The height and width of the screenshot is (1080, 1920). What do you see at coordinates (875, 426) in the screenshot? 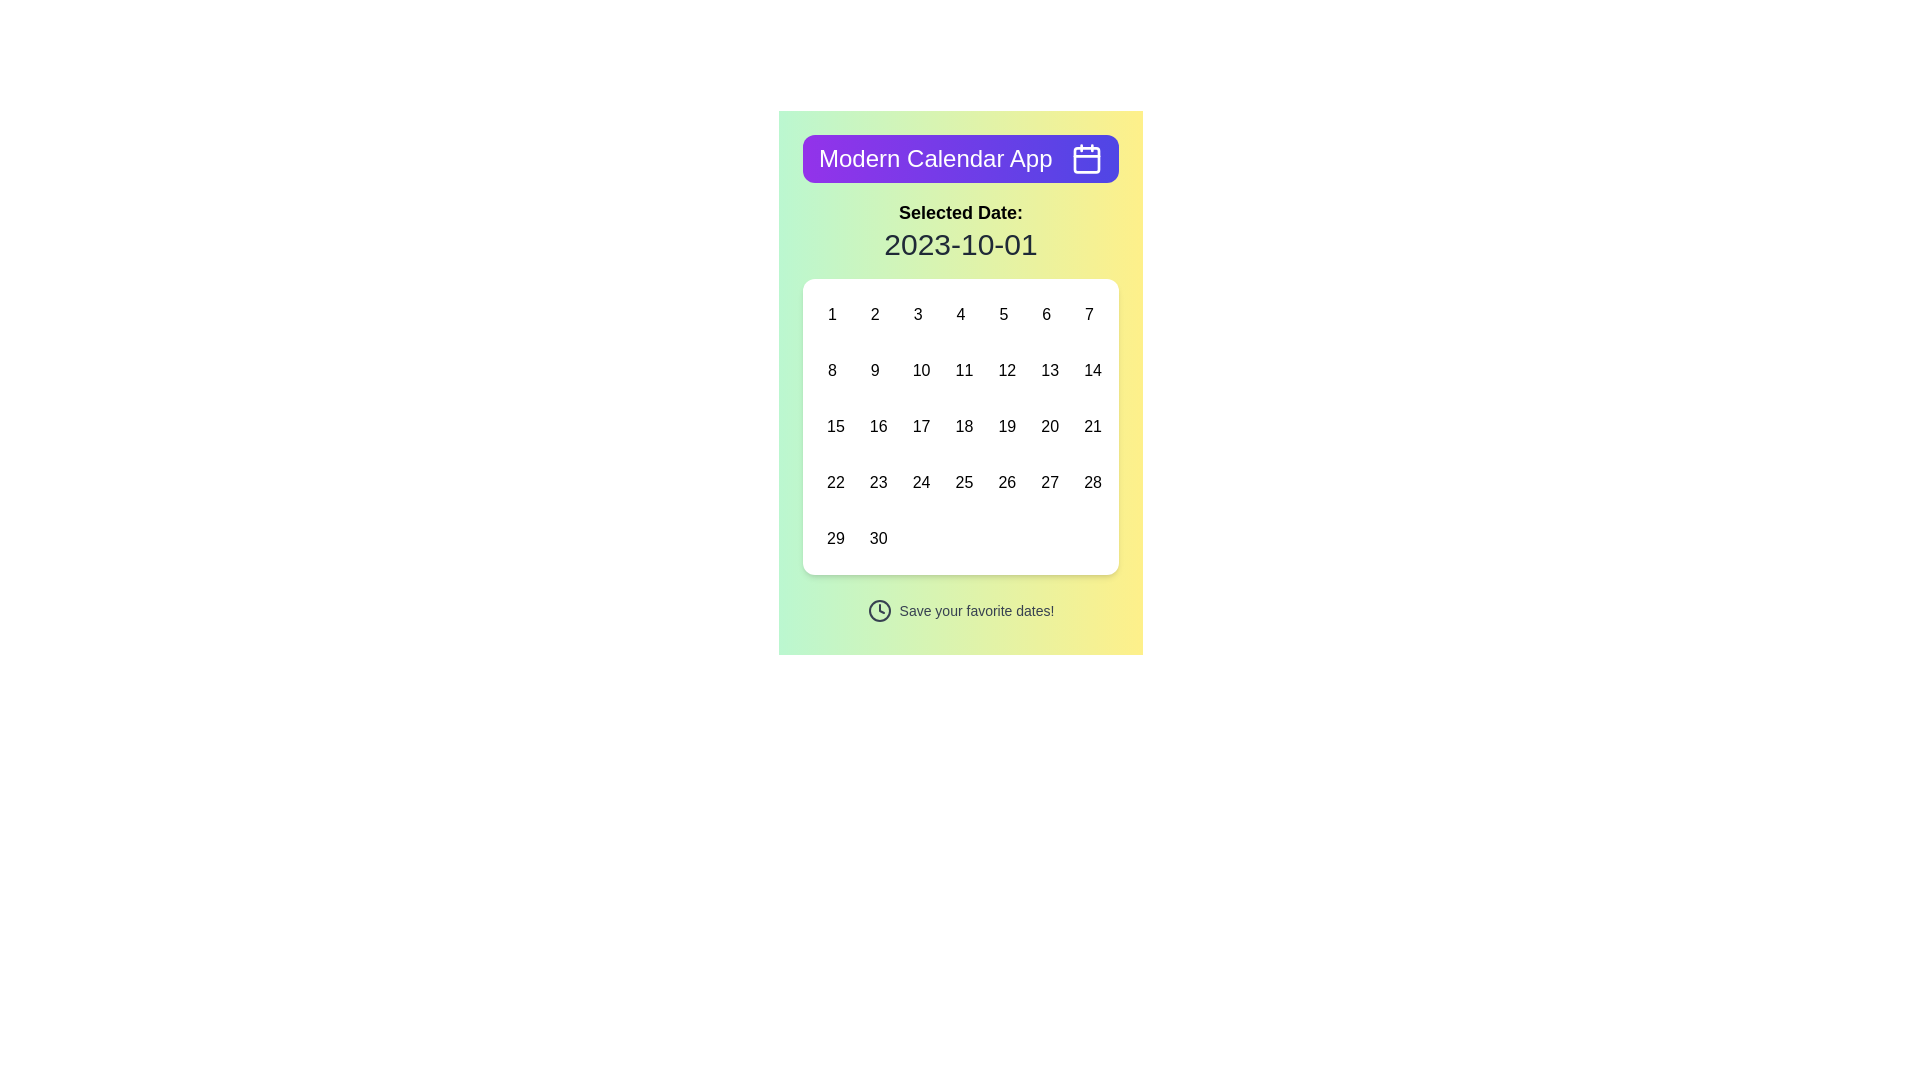
I see `the selectable calendar date button representing the 16th of the month` at bounding box center [875, 426].